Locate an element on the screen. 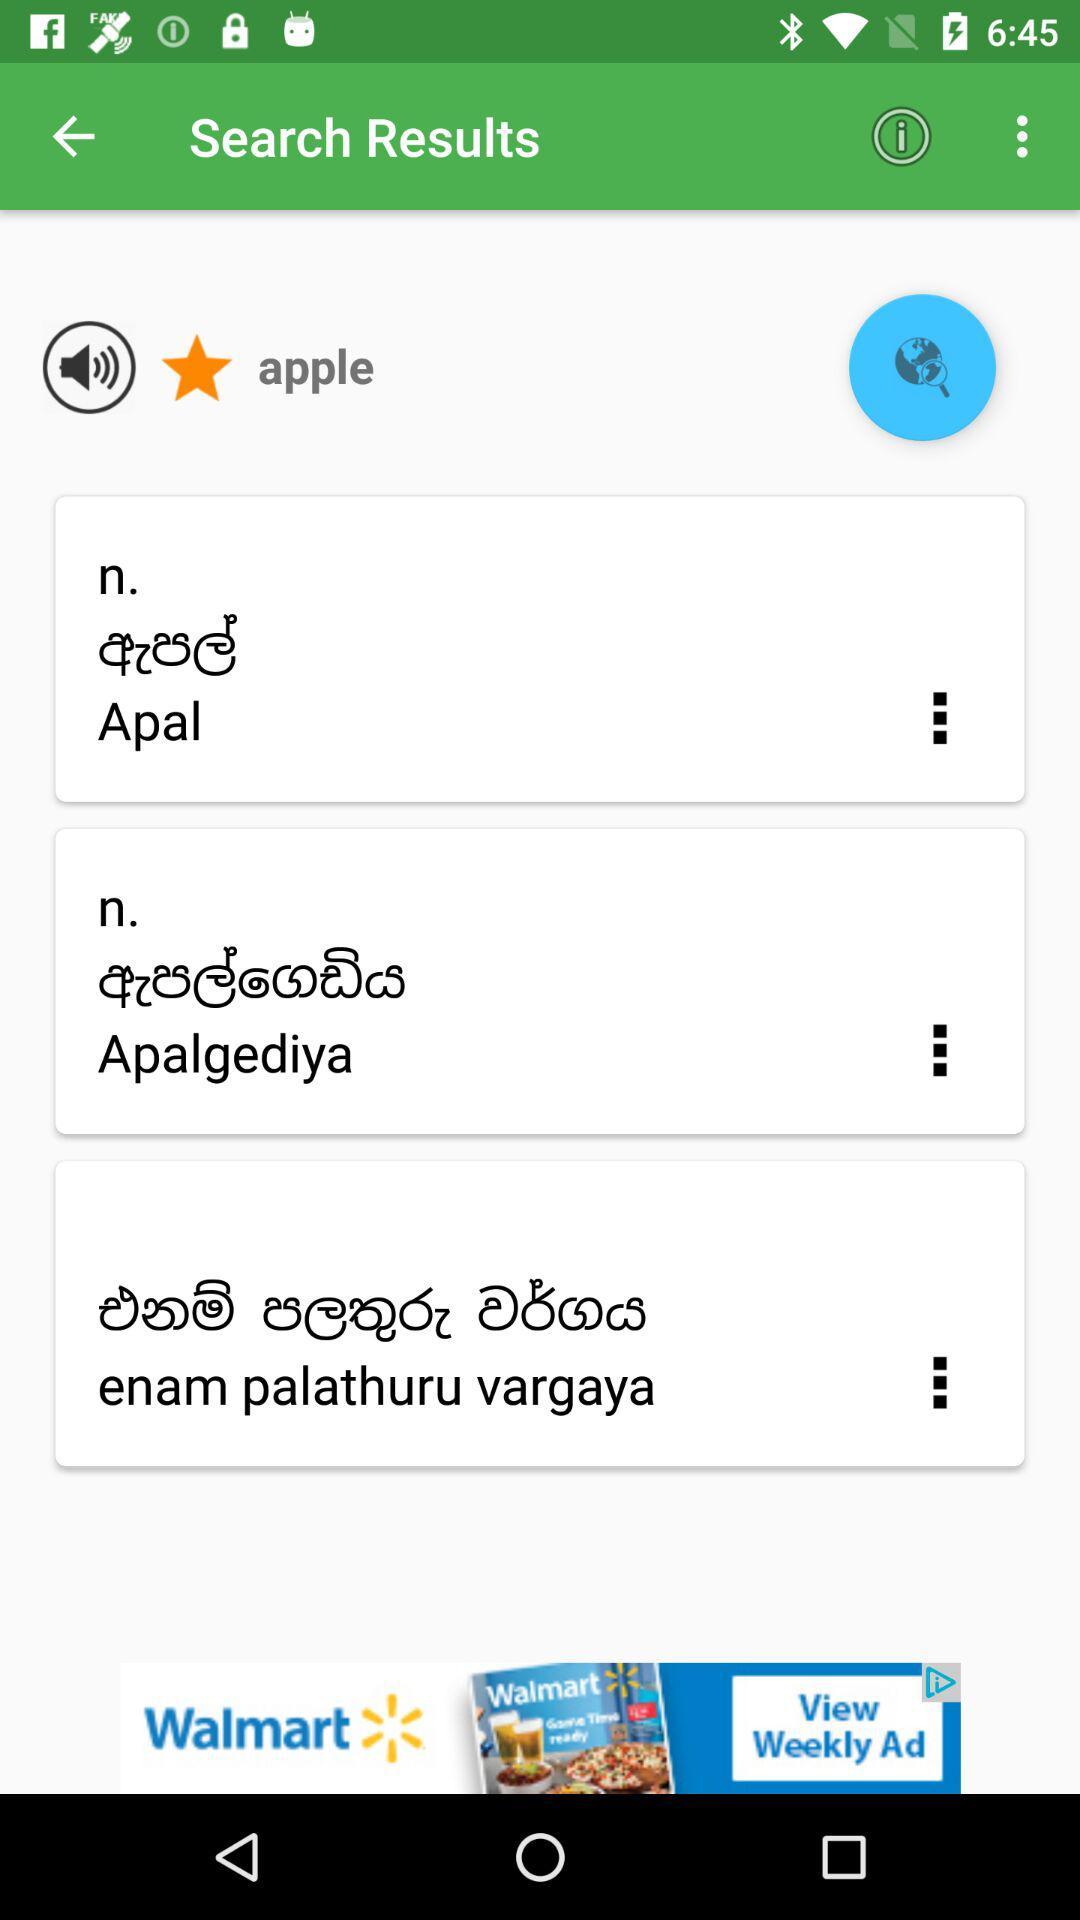 This screenshot has height=1920, width=1080. the globe icon is located at coordinates (922, 367).